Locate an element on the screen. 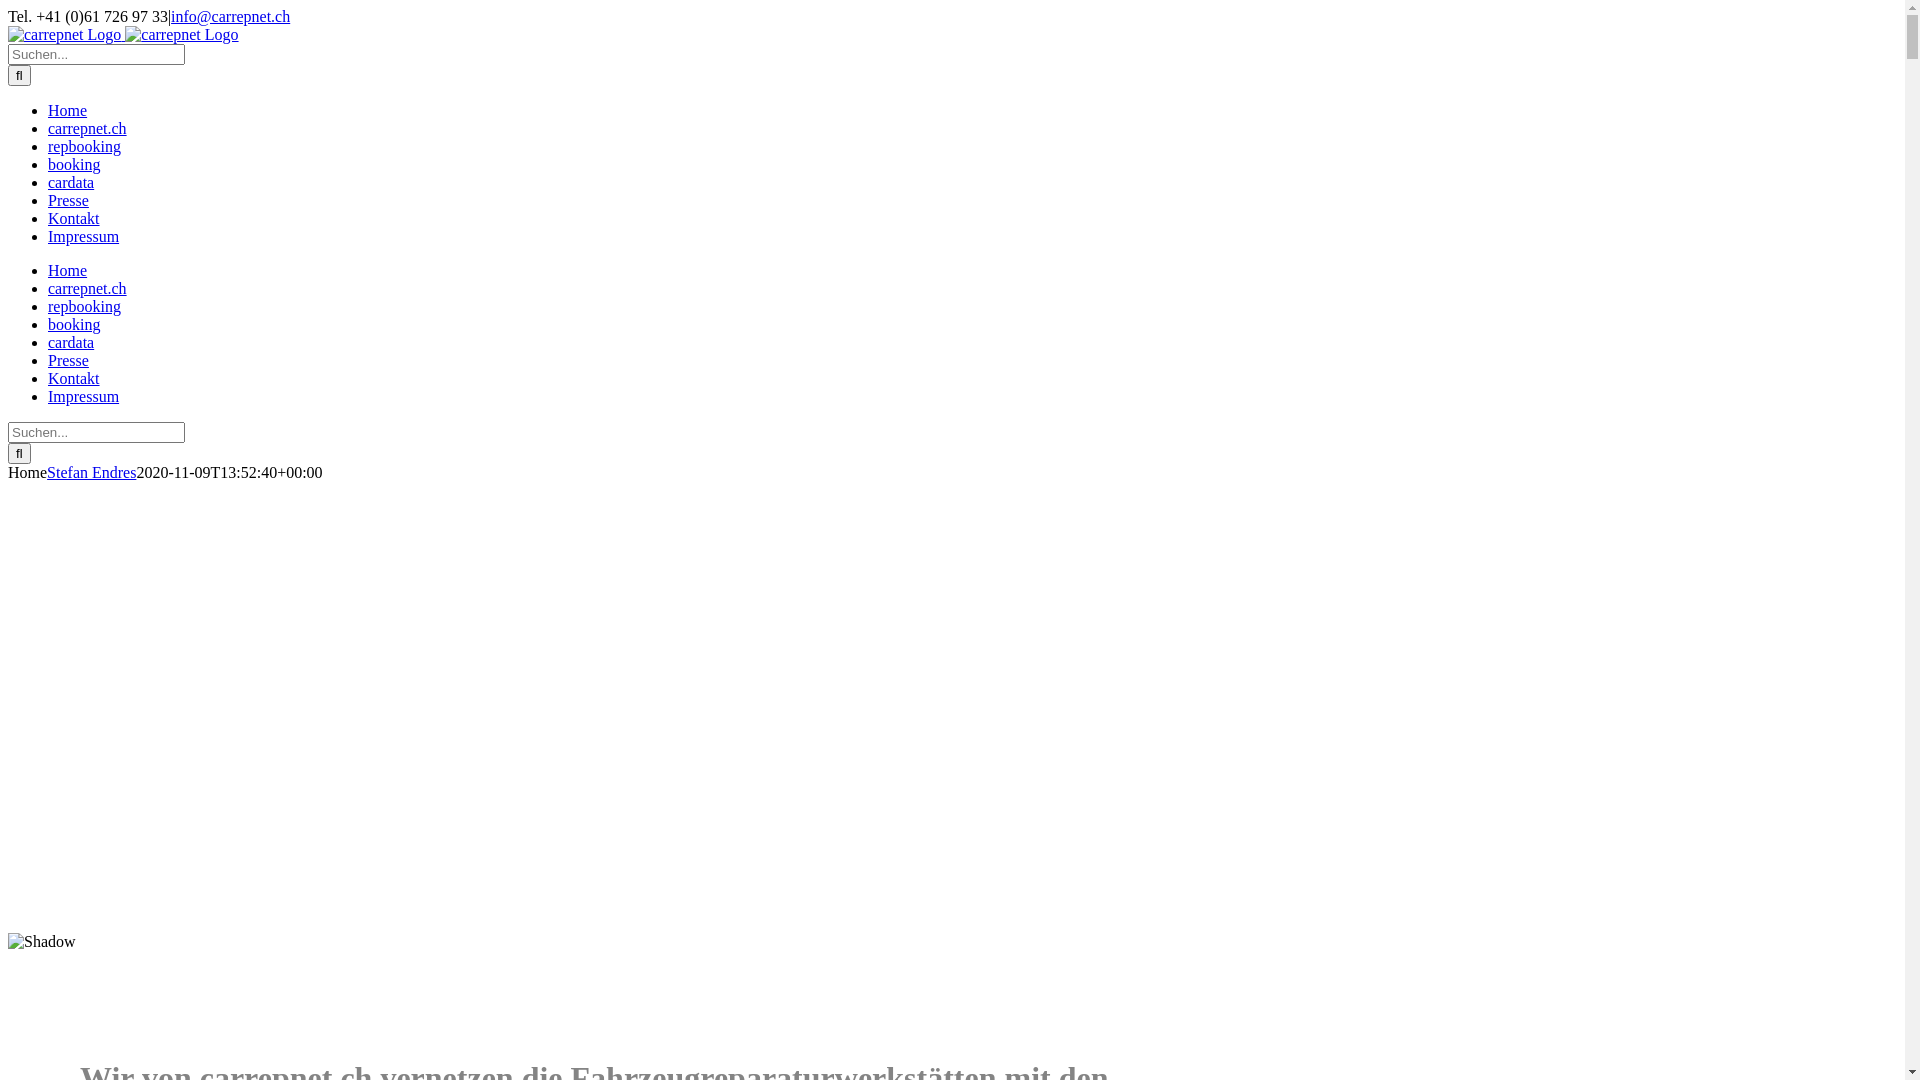  'Kontakt' is located at coordinates (73, 378).